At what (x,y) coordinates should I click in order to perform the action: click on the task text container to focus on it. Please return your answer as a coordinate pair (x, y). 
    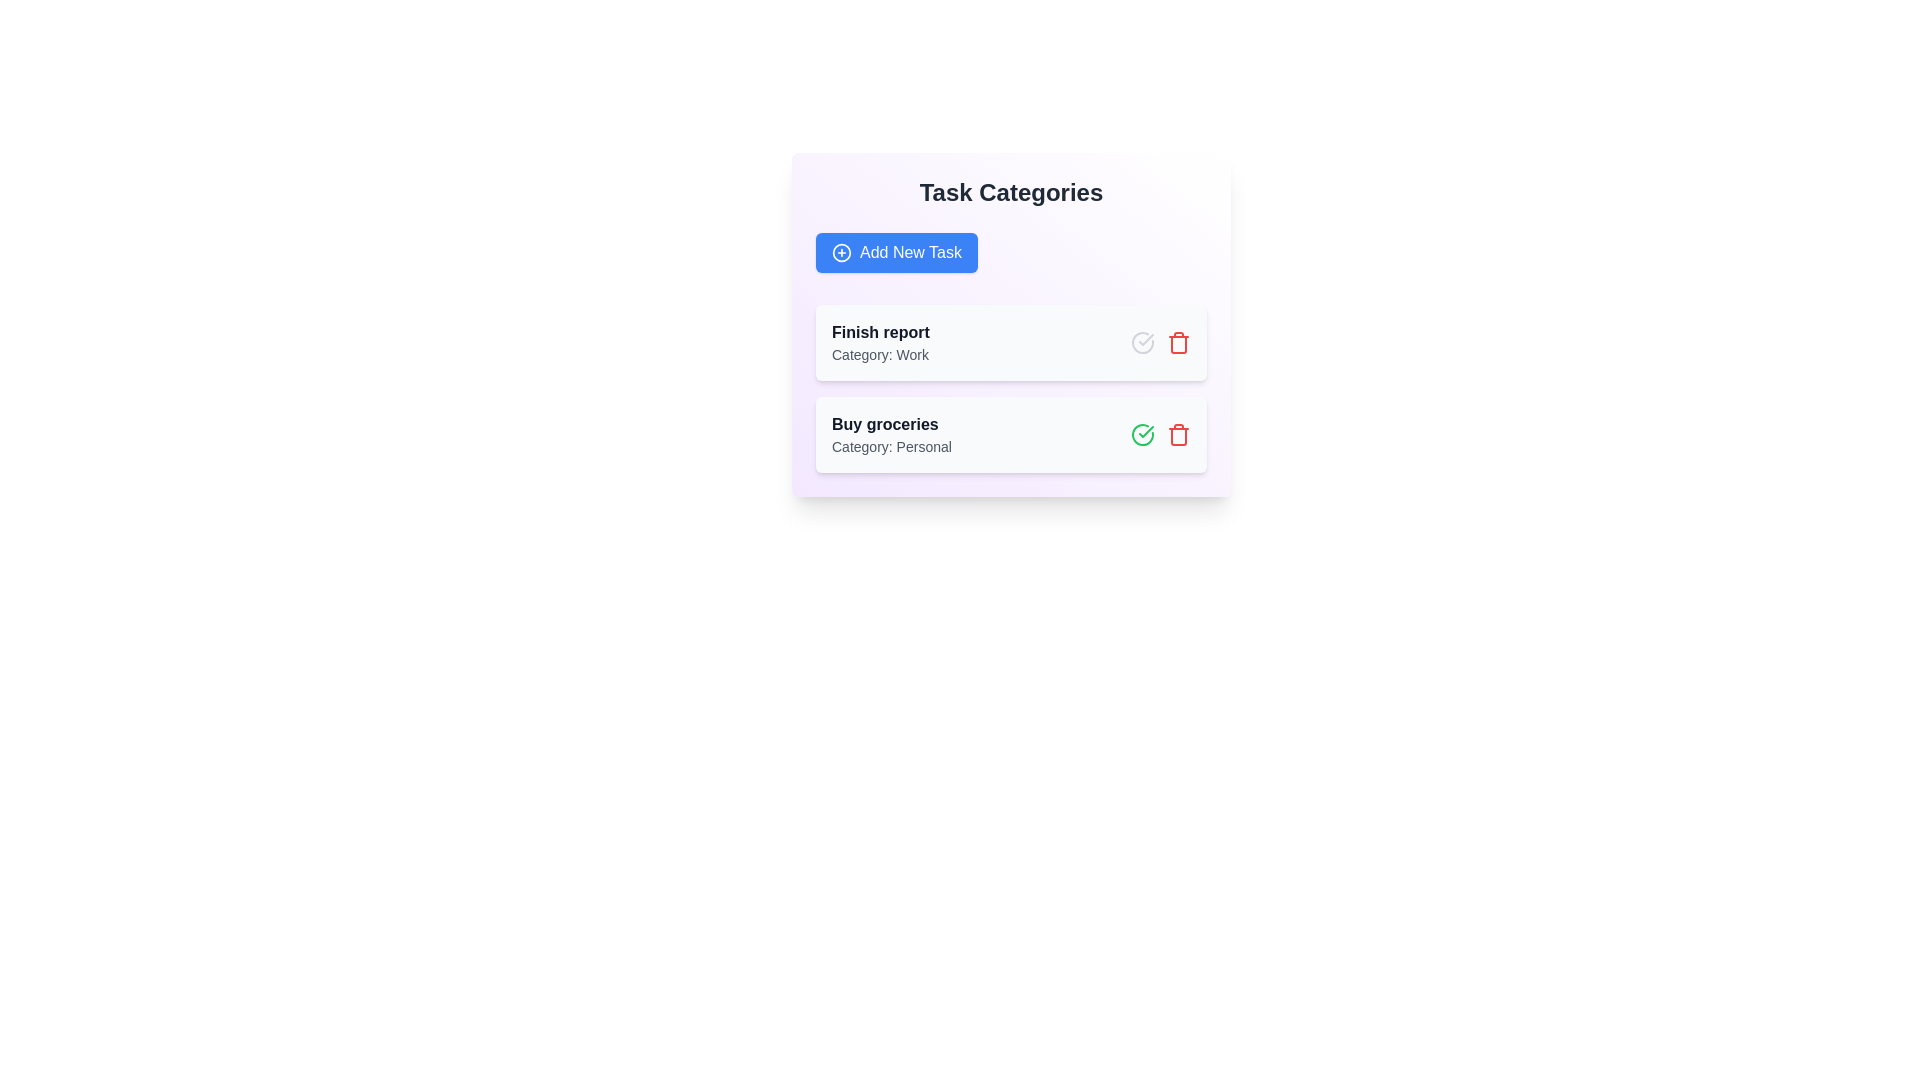
    Looking at the image, I should click on (879, 342).